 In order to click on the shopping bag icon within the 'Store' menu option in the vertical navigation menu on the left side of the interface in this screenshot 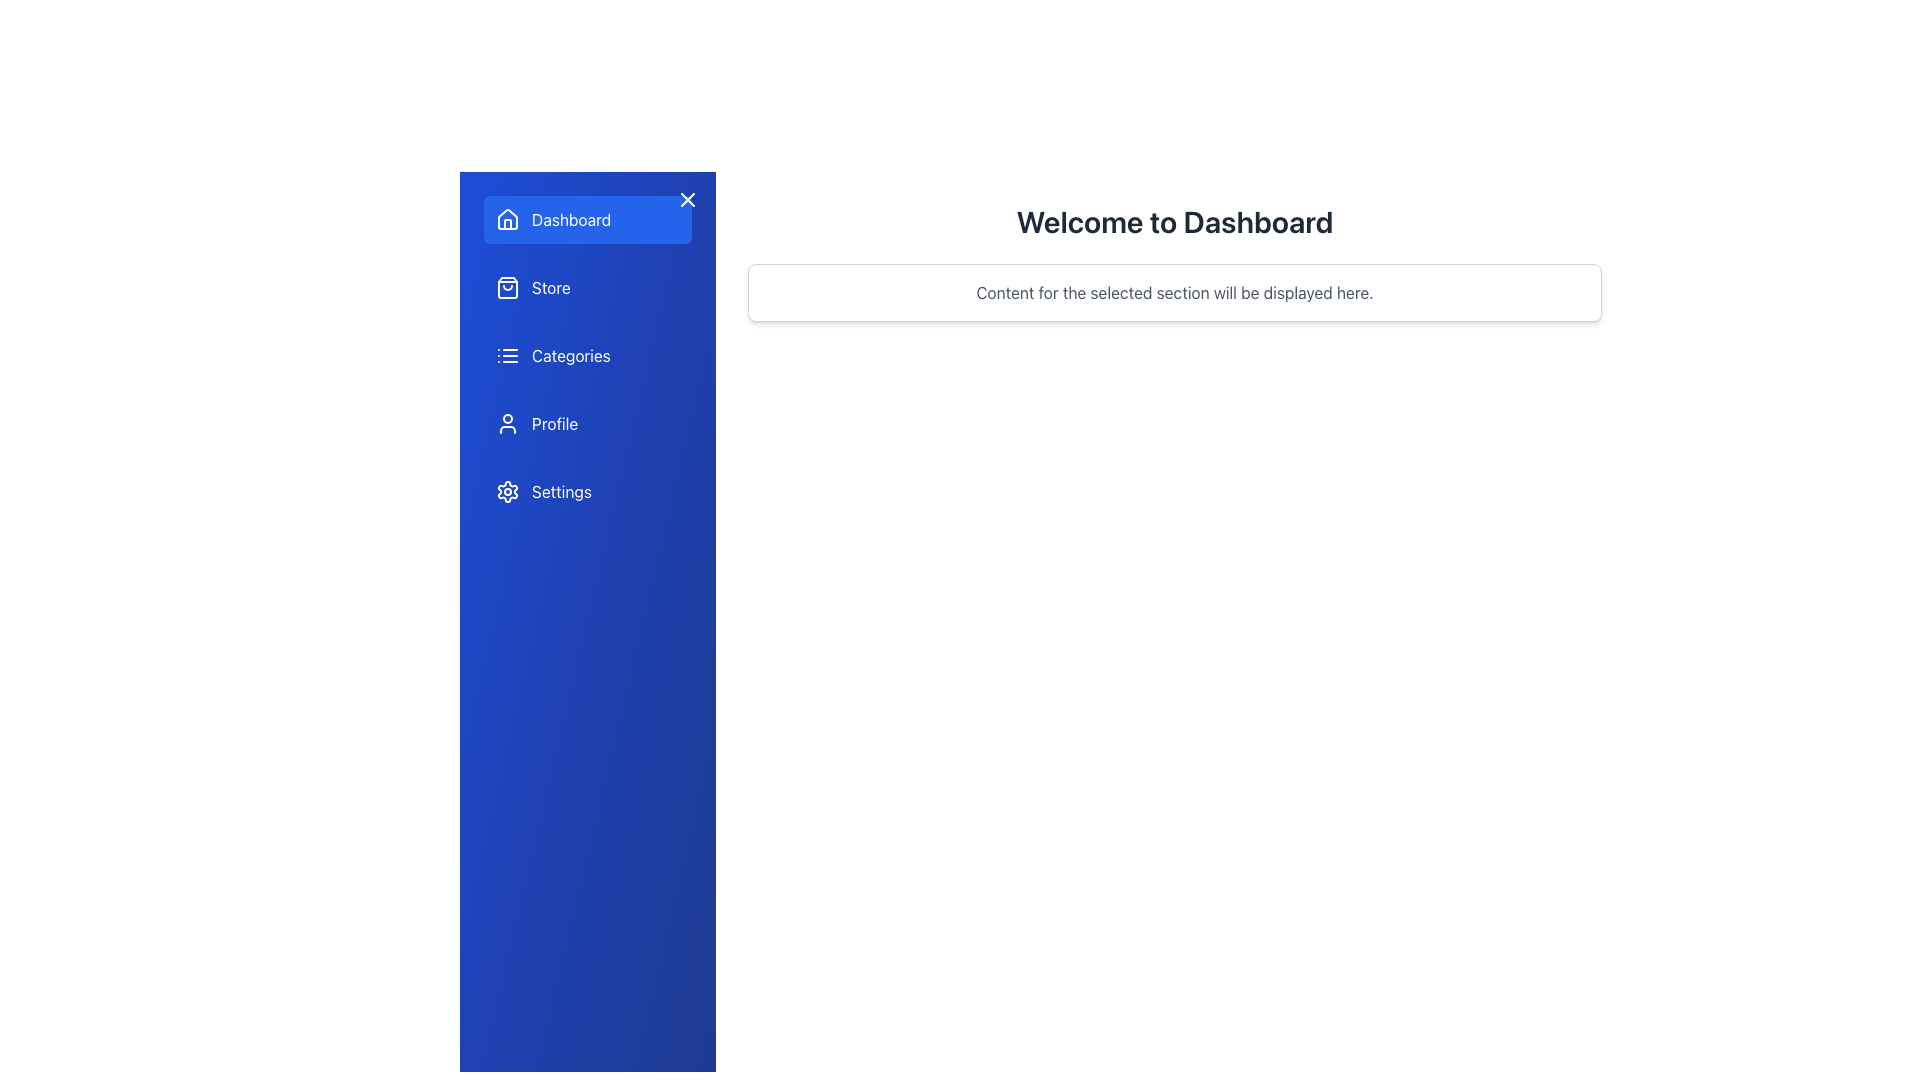, I will do `click(508, 288)`.